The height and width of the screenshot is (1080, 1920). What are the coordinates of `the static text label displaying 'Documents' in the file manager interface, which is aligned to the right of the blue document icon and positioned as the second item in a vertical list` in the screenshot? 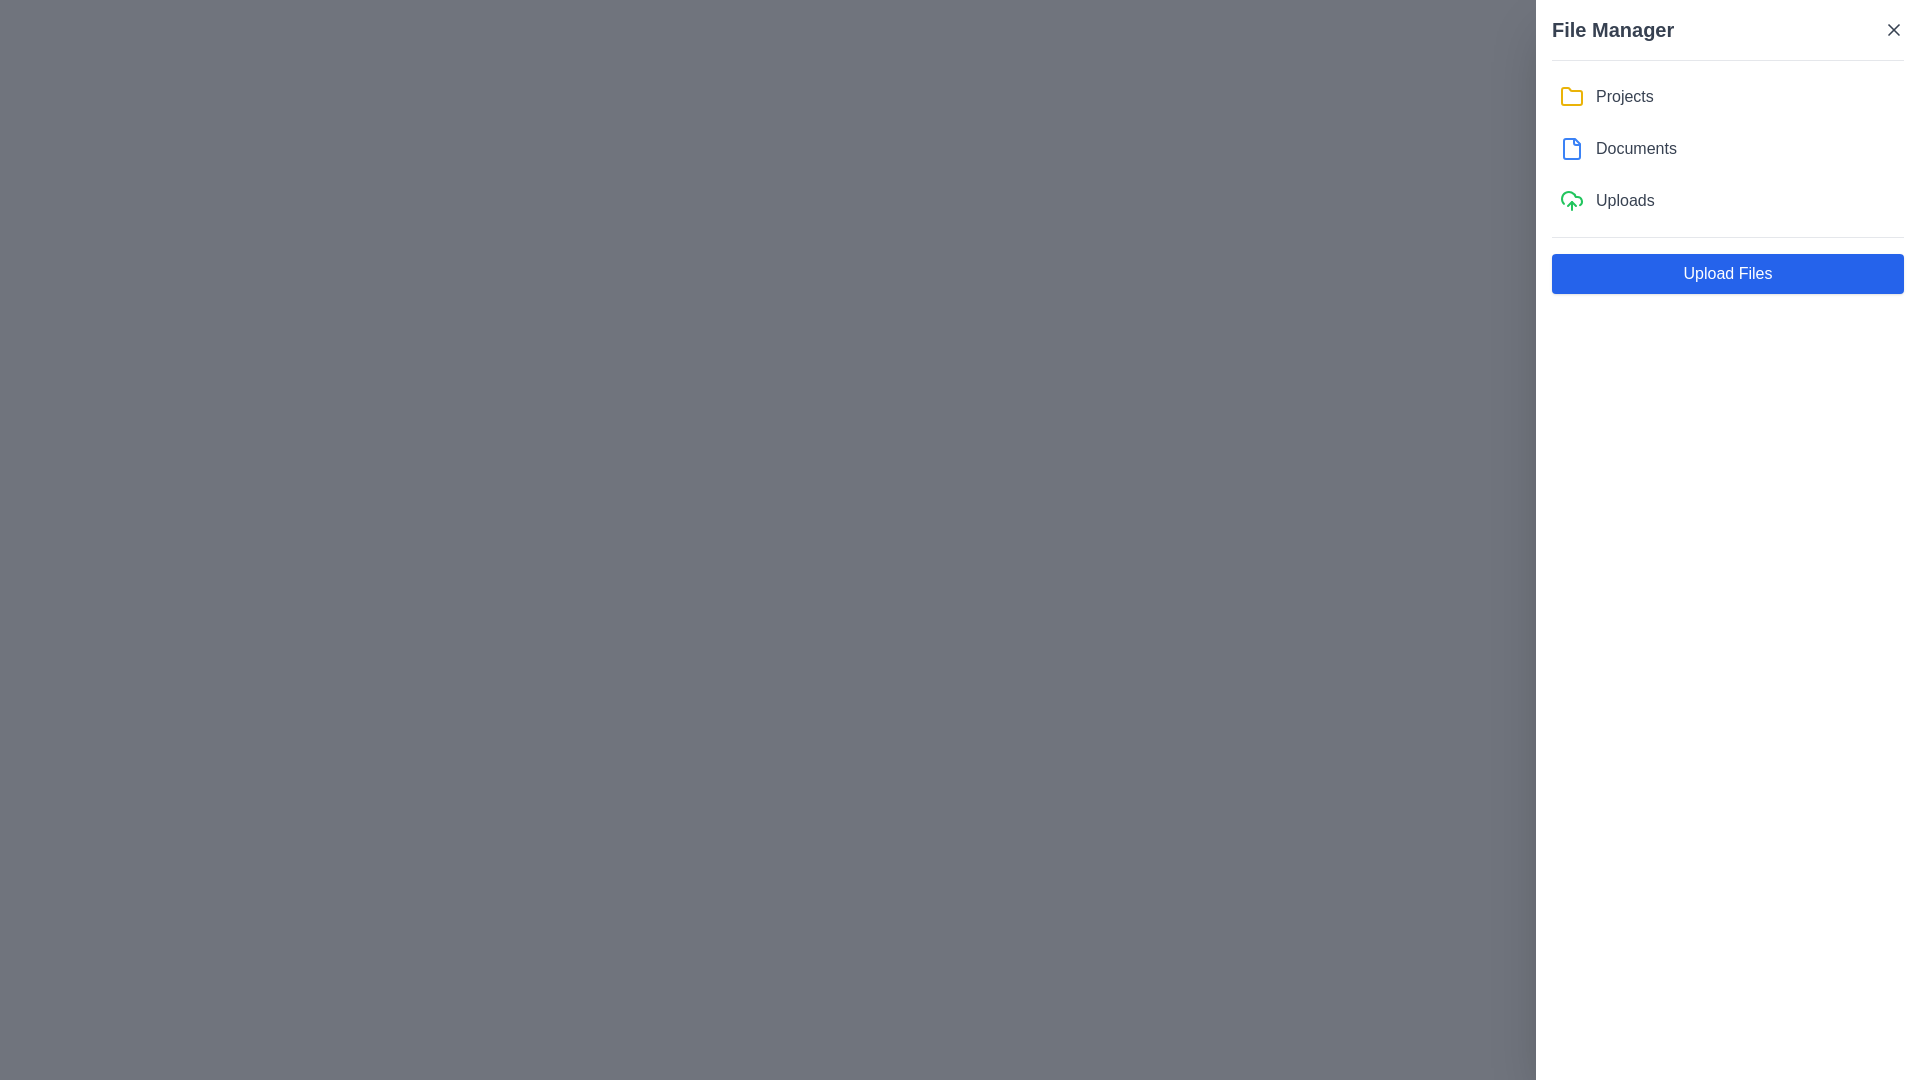 It's located at (1636, 148).